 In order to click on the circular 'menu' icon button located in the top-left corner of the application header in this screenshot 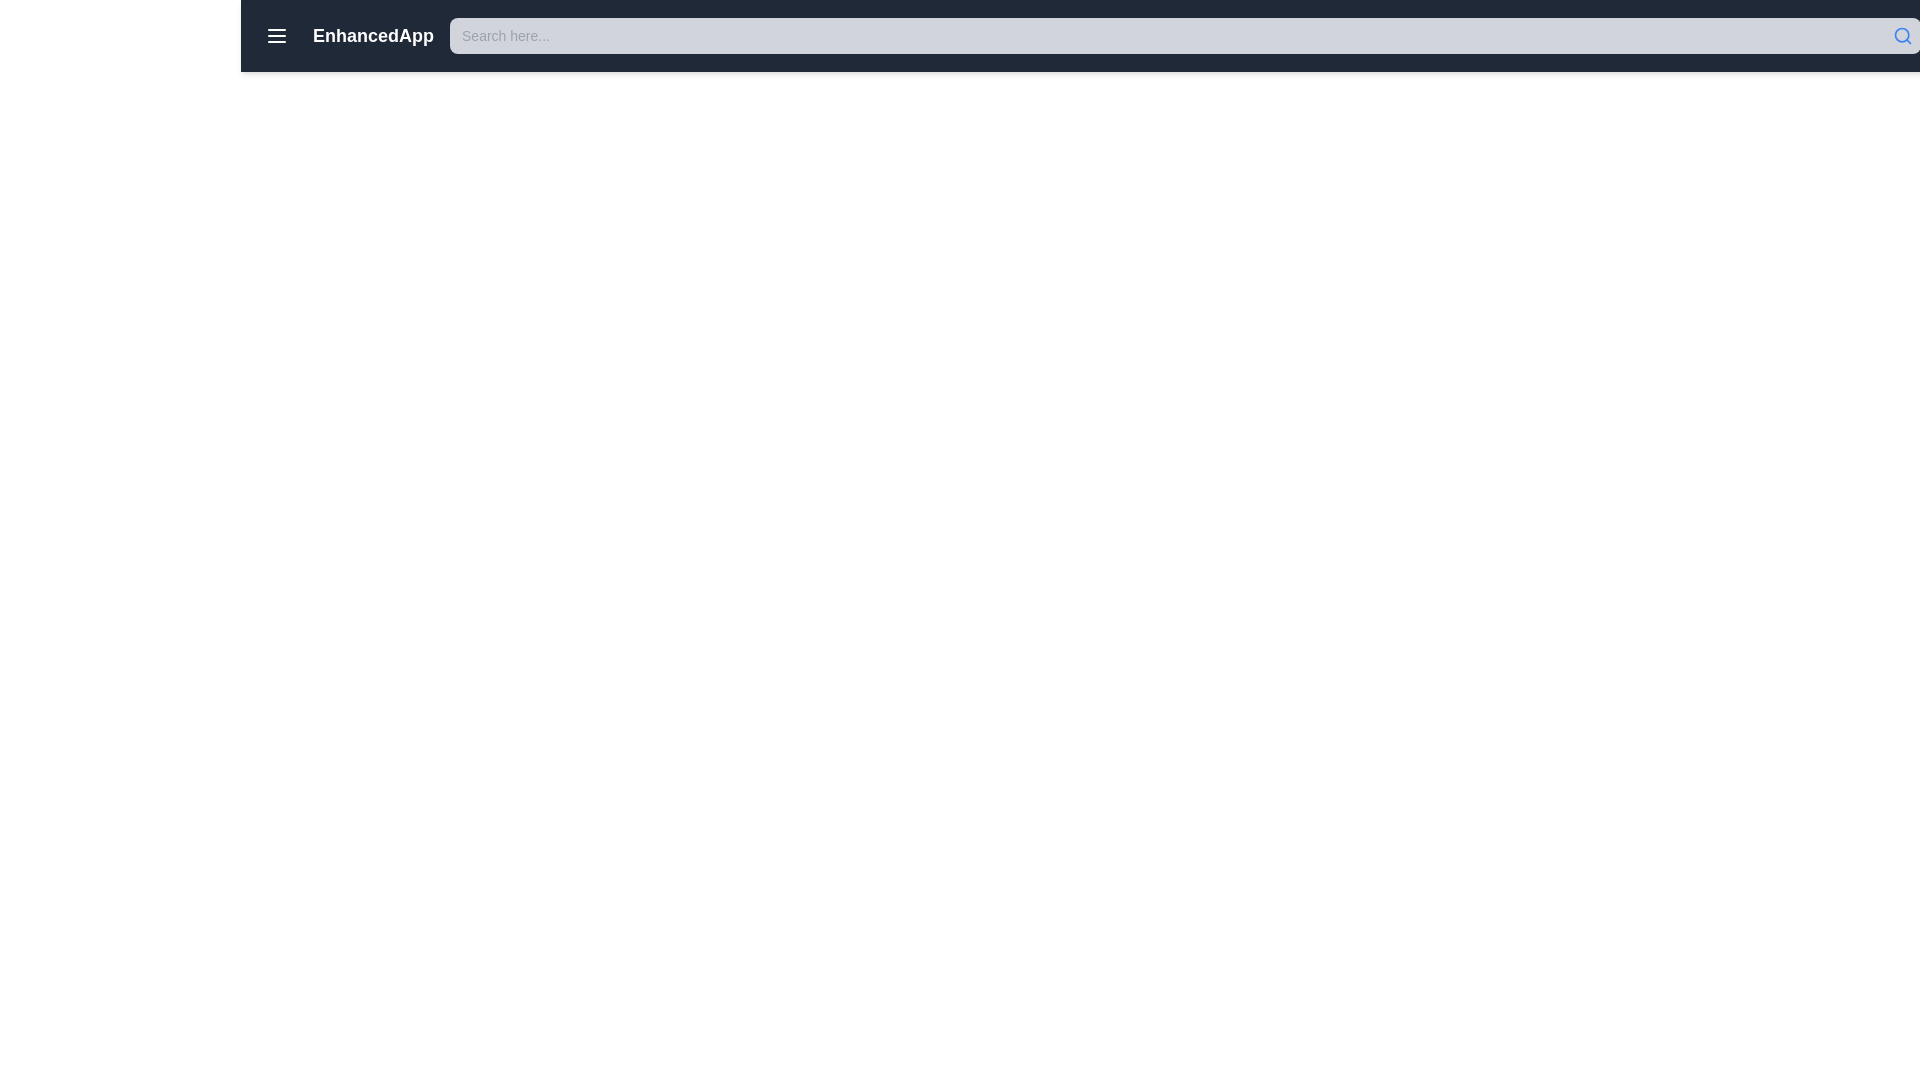, I will do `click(276, 35)`.